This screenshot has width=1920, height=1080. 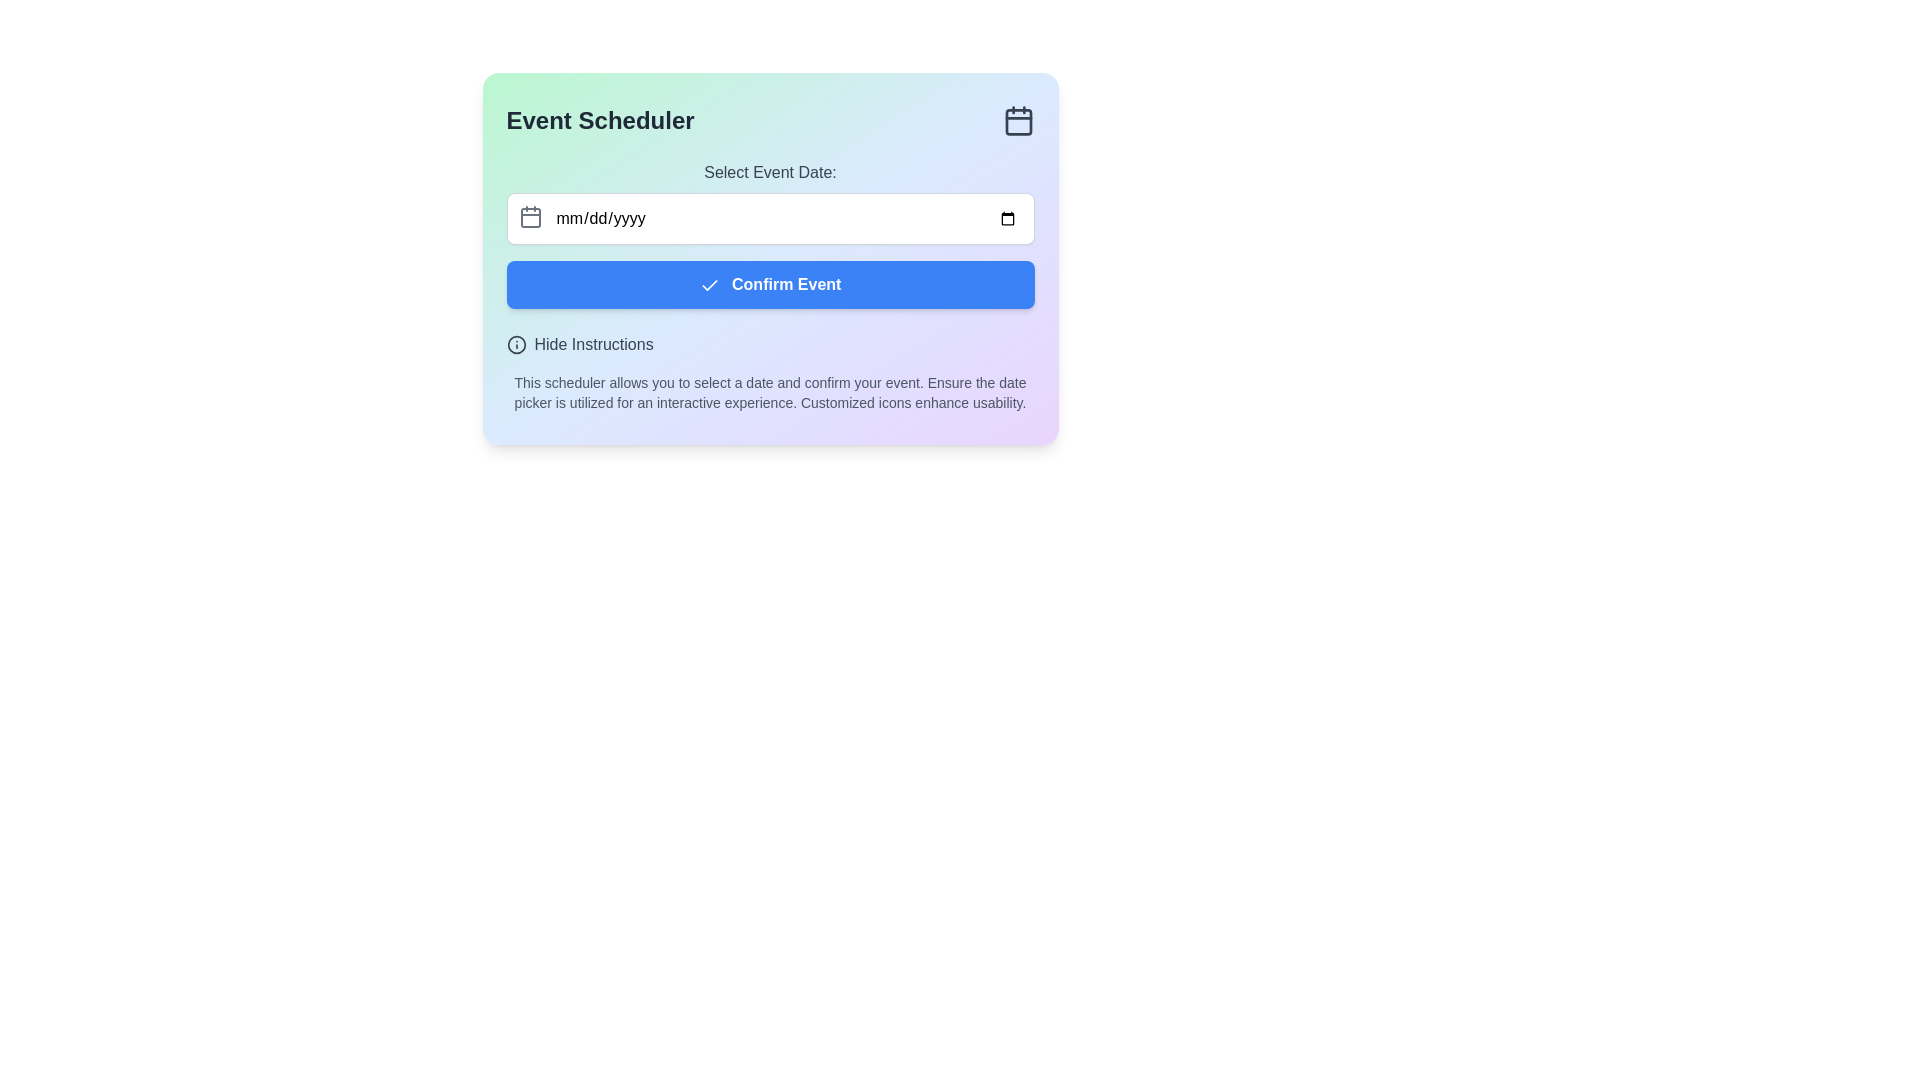 What do you see at coordinates (709, 285) in the screenshot?
I see `the checkmark icon located slightly left of the 'Confirm Event' button, which visually indicates confirmation of an action` at bounding box center [709, 285].